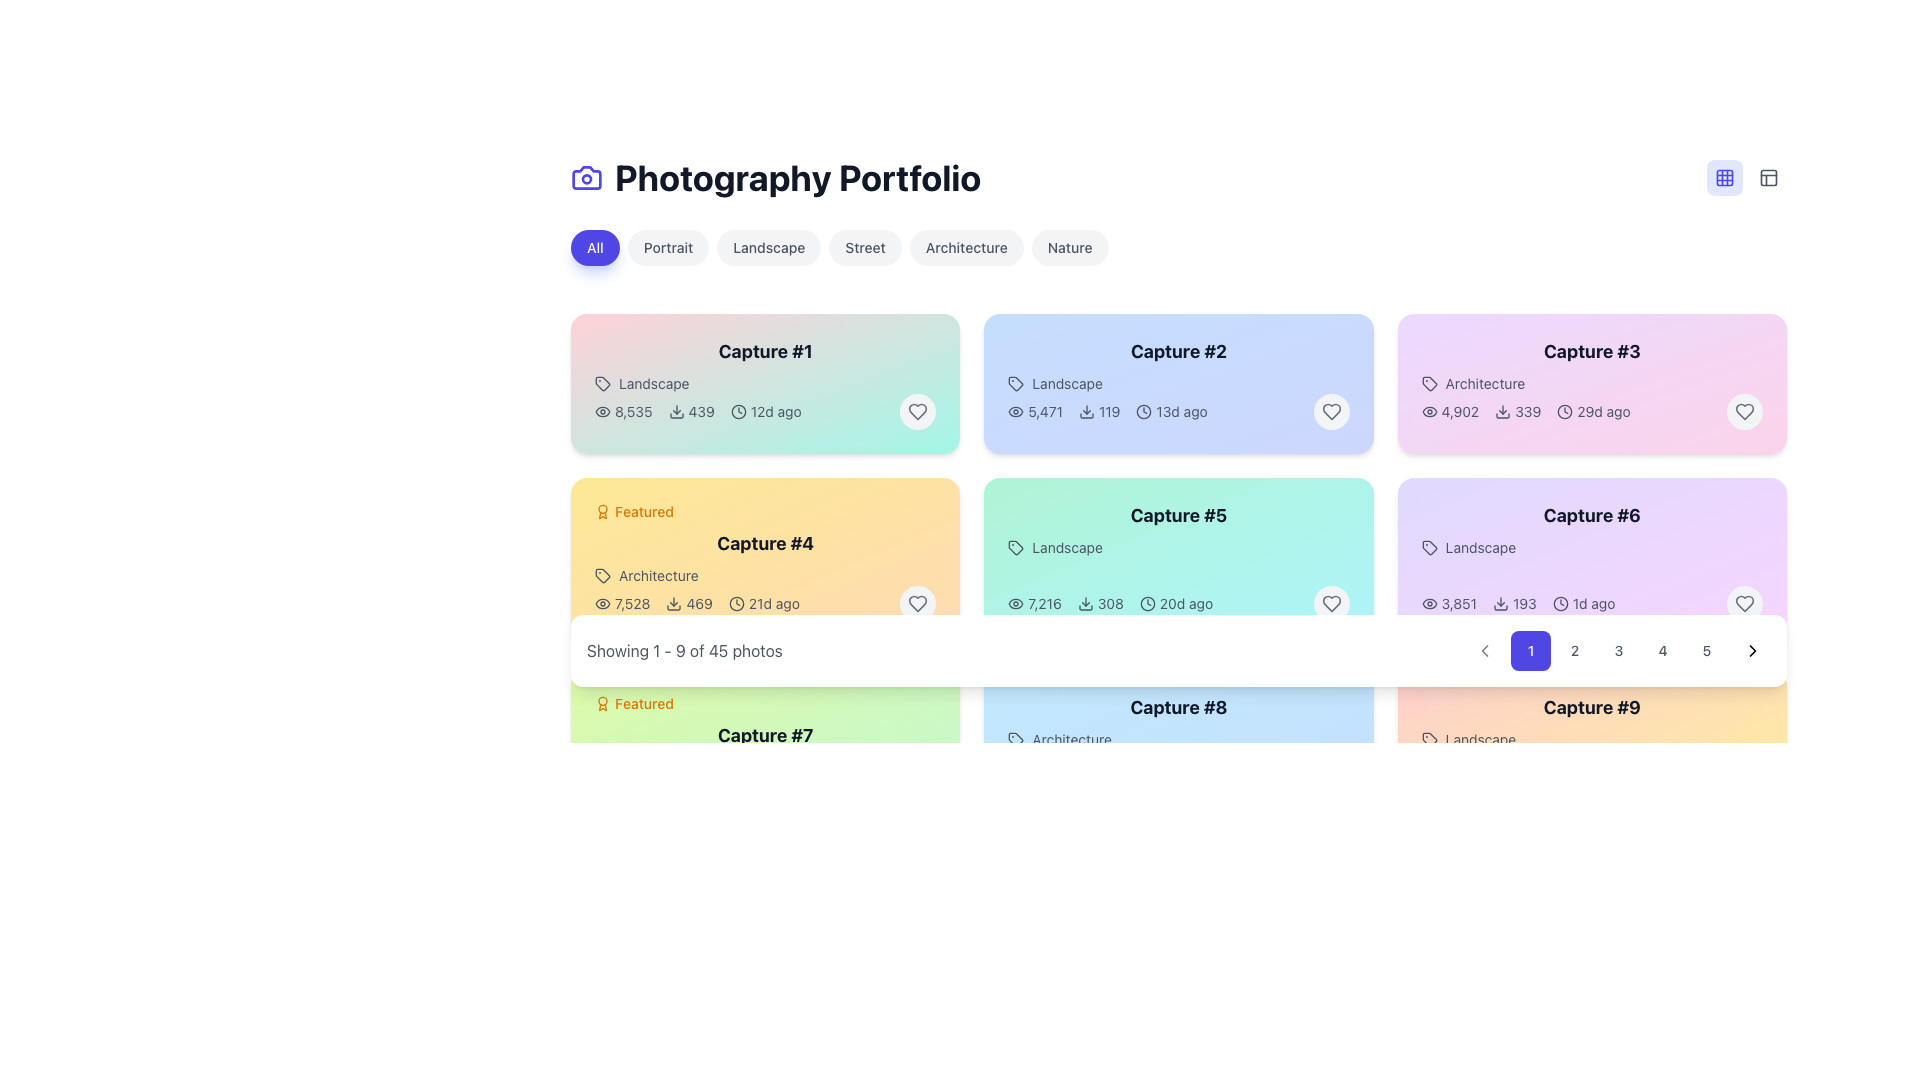  Describe the element at coordinates (1503, 411) in the screenshot. I see `the download icon located at the top-right corner of the 'Capture #3' card, positioned between the text '4,902' and the number '339'` at that location.